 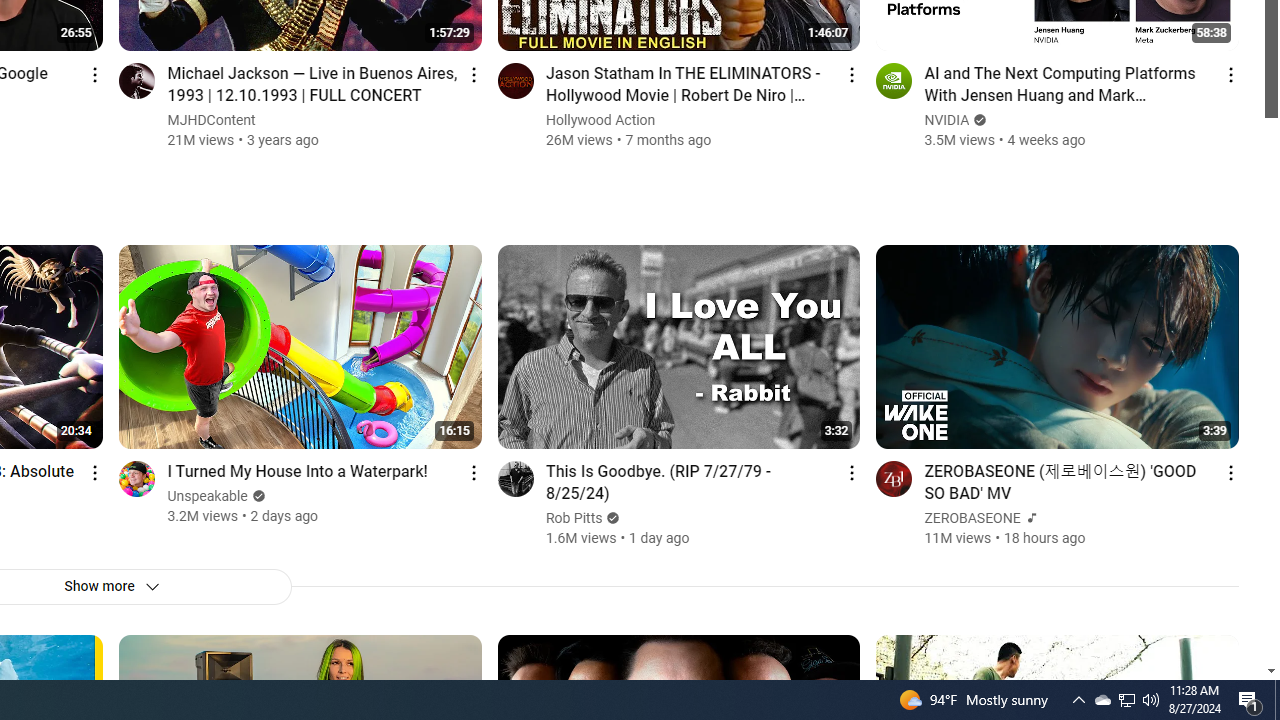 What do you see at coordinates (599, 120) in the screenshot?
I see `'Hollywood Action'` at bounding box center [599, 120].